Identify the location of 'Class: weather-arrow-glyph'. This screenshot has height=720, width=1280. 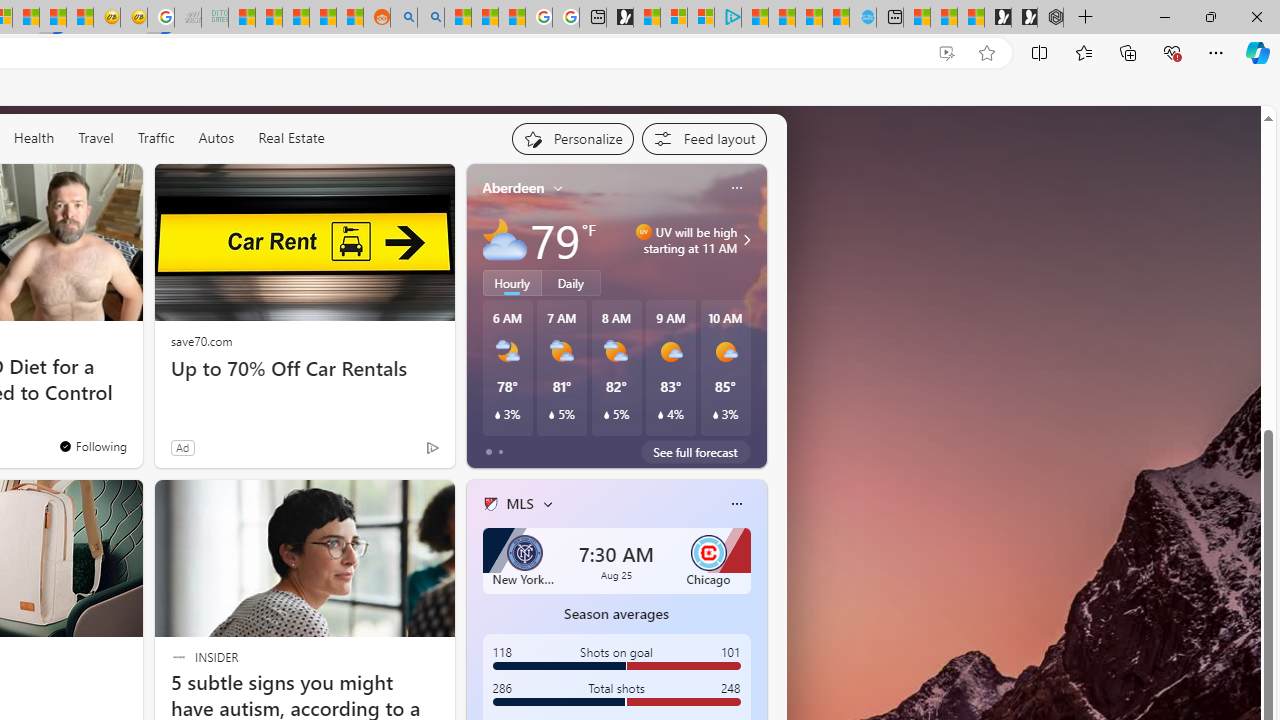
(745, 239).